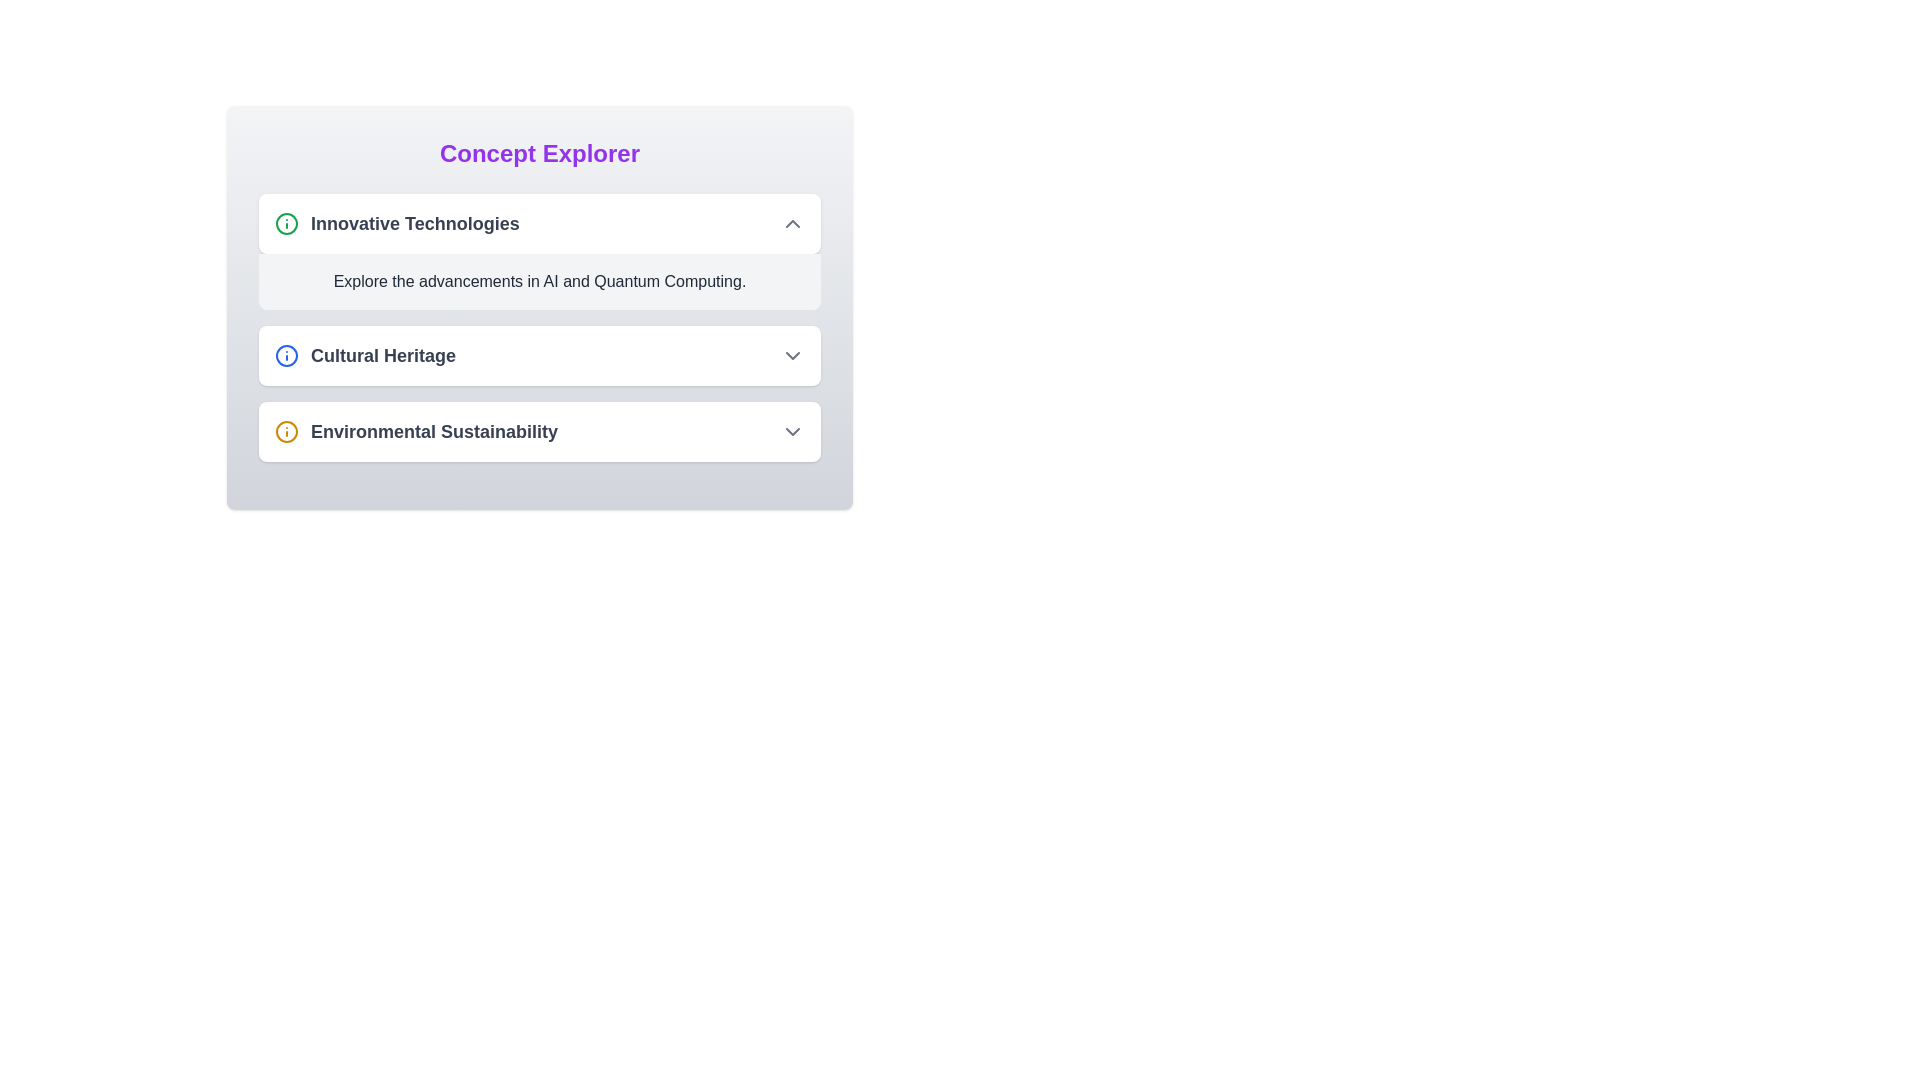 This screenshot has height=1080, width=1920. Describe the element at coordinates (415, 431) in the screenshot. I see `the clickable text label or button titled 'Environmental Sustainability'` at that location.